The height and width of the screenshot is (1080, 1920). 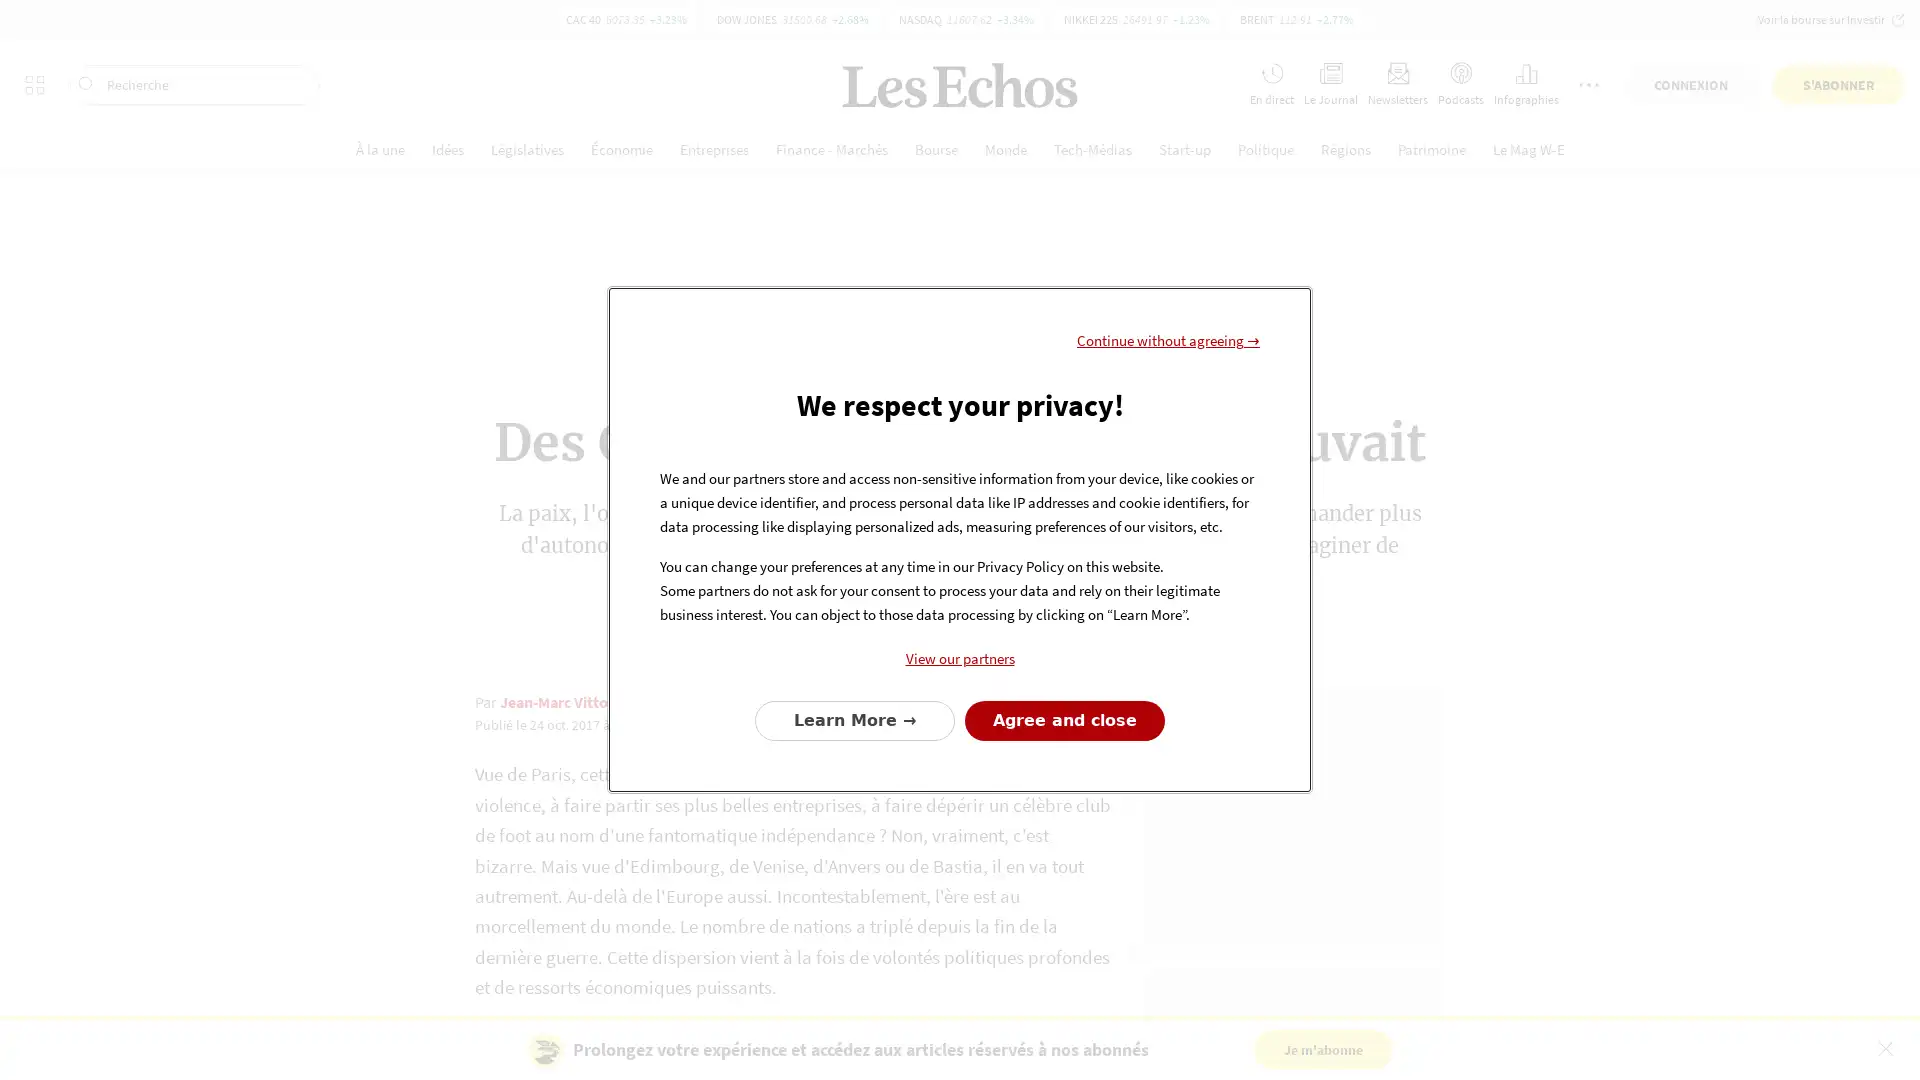 I want to click on Recherche, so click(x=195, y=27).